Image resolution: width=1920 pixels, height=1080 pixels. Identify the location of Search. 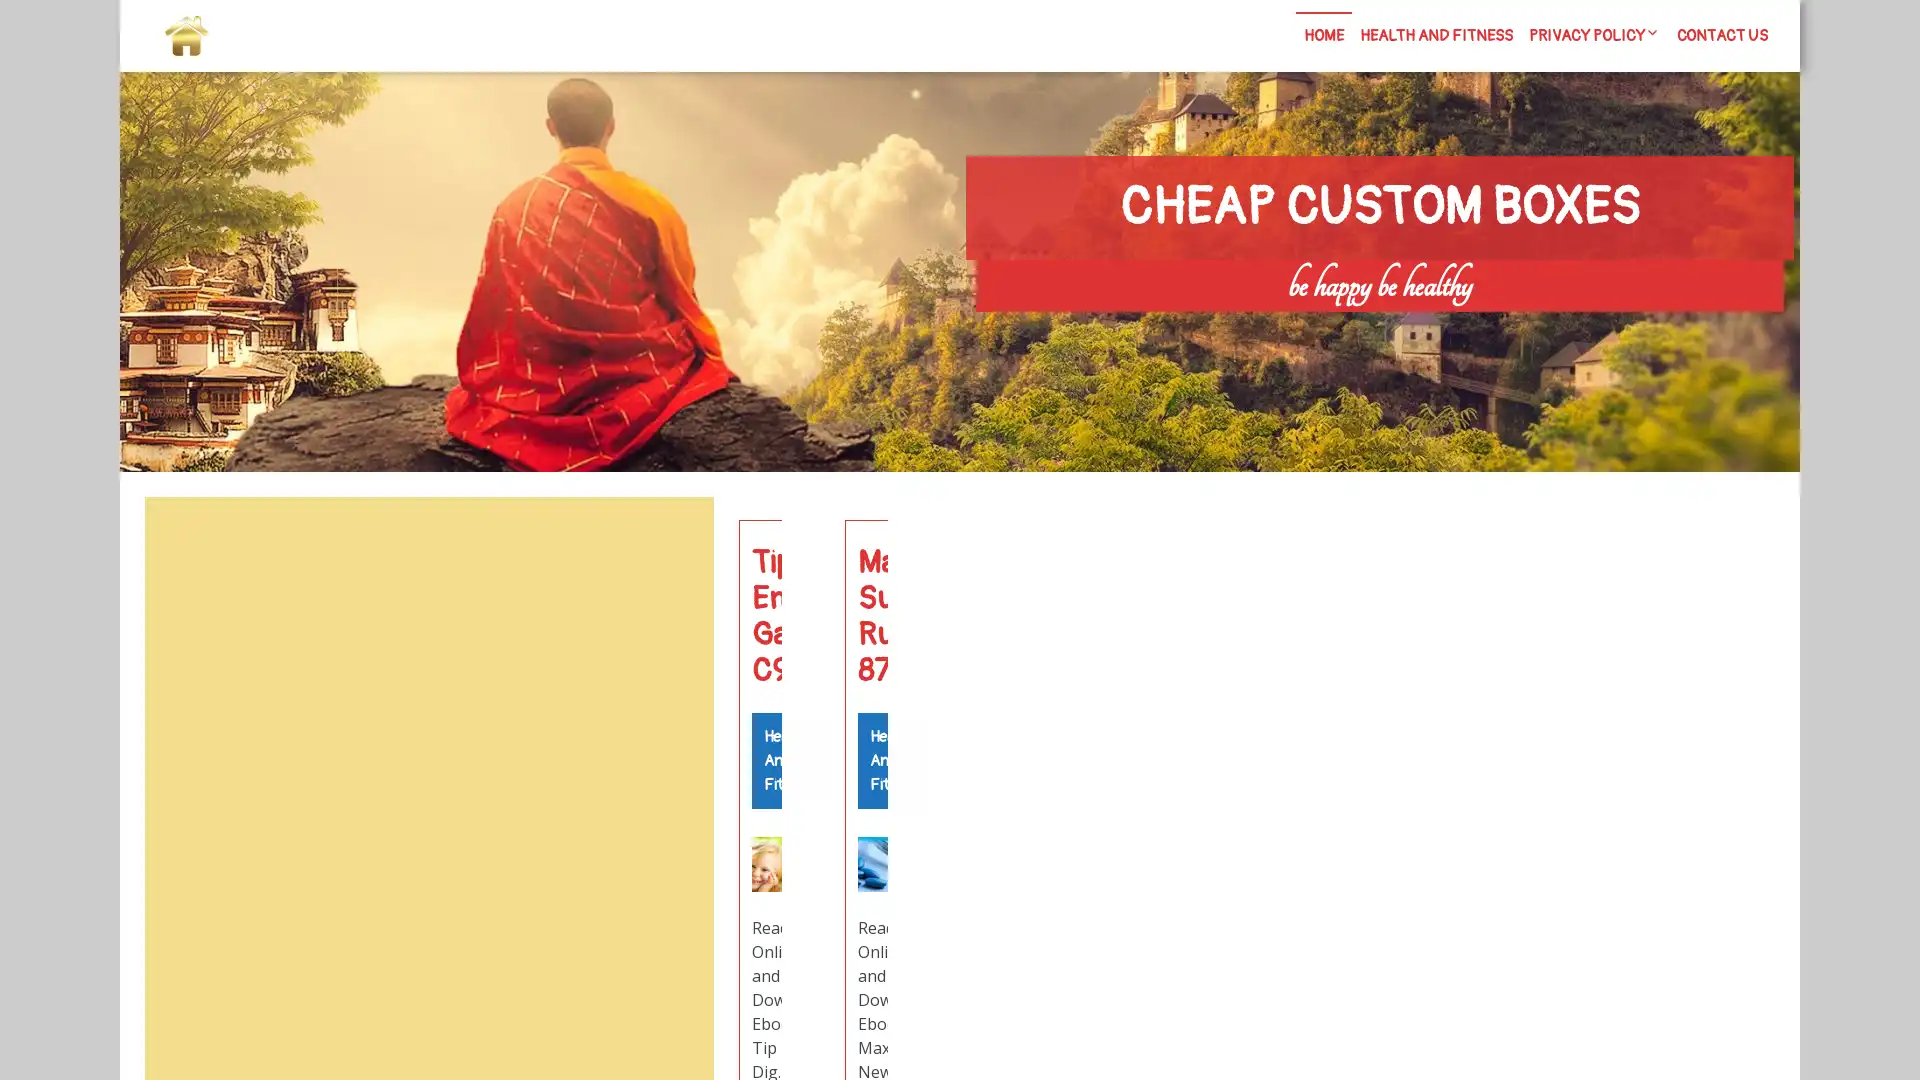
(667, 545).